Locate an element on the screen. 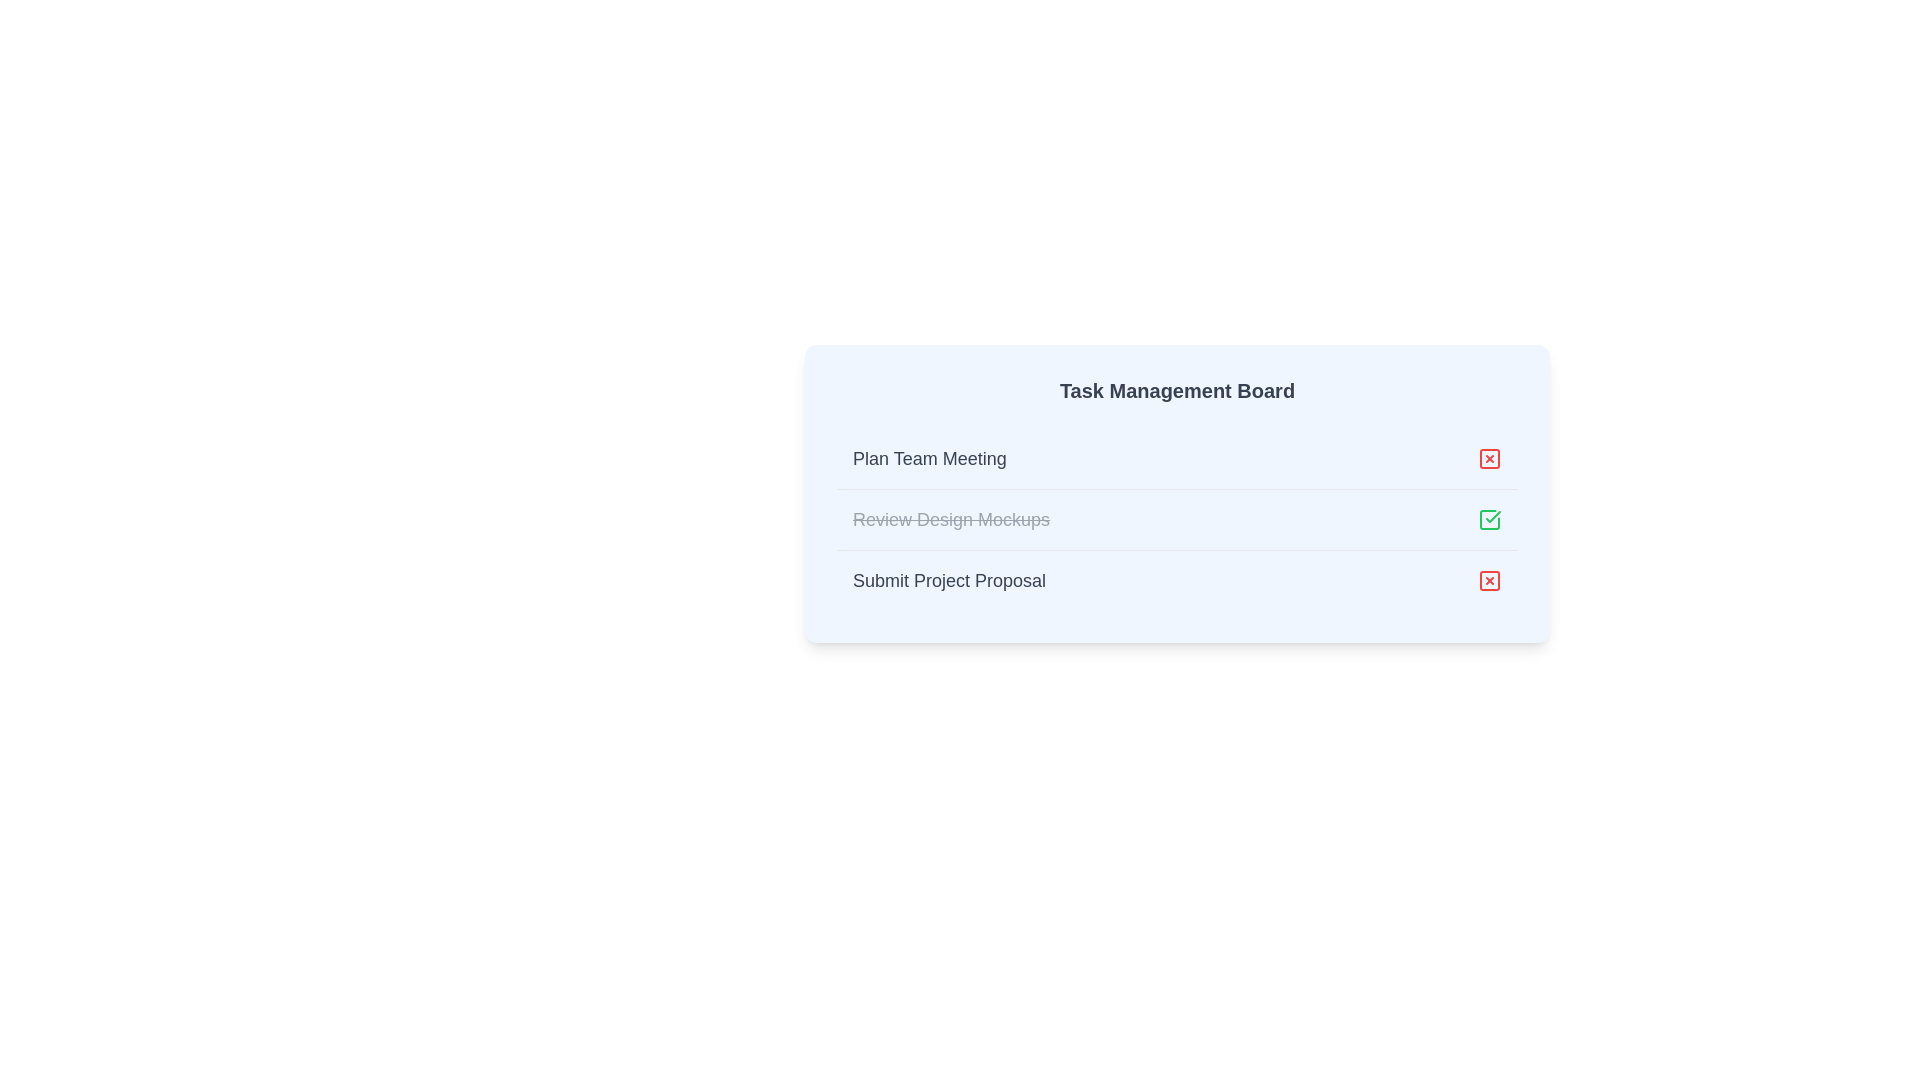  the red-bordered square icon with an 'X' symbol located to the right of the 'Plan Team Meeting' text is located at coordinates (1489, 459).